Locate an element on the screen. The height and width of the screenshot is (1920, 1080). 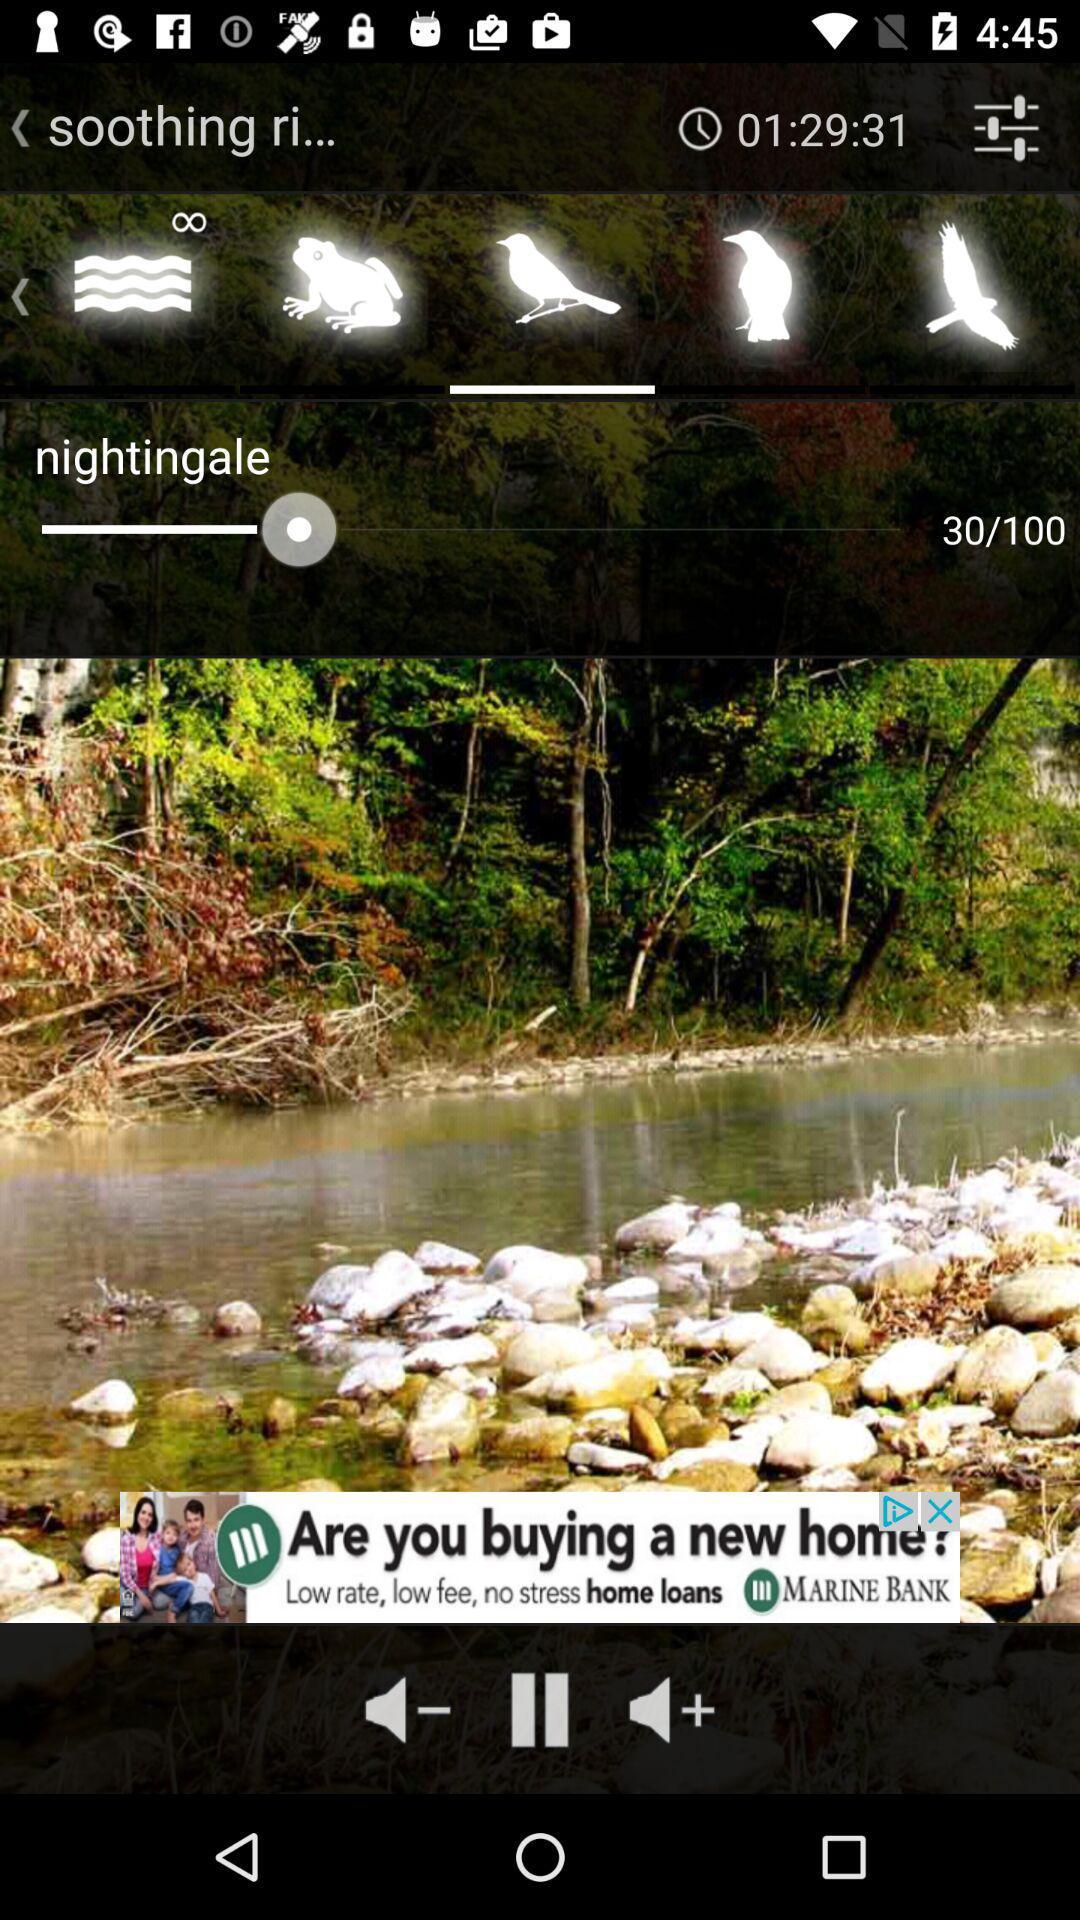
advertisement click is located at coordinates (540, 1556).